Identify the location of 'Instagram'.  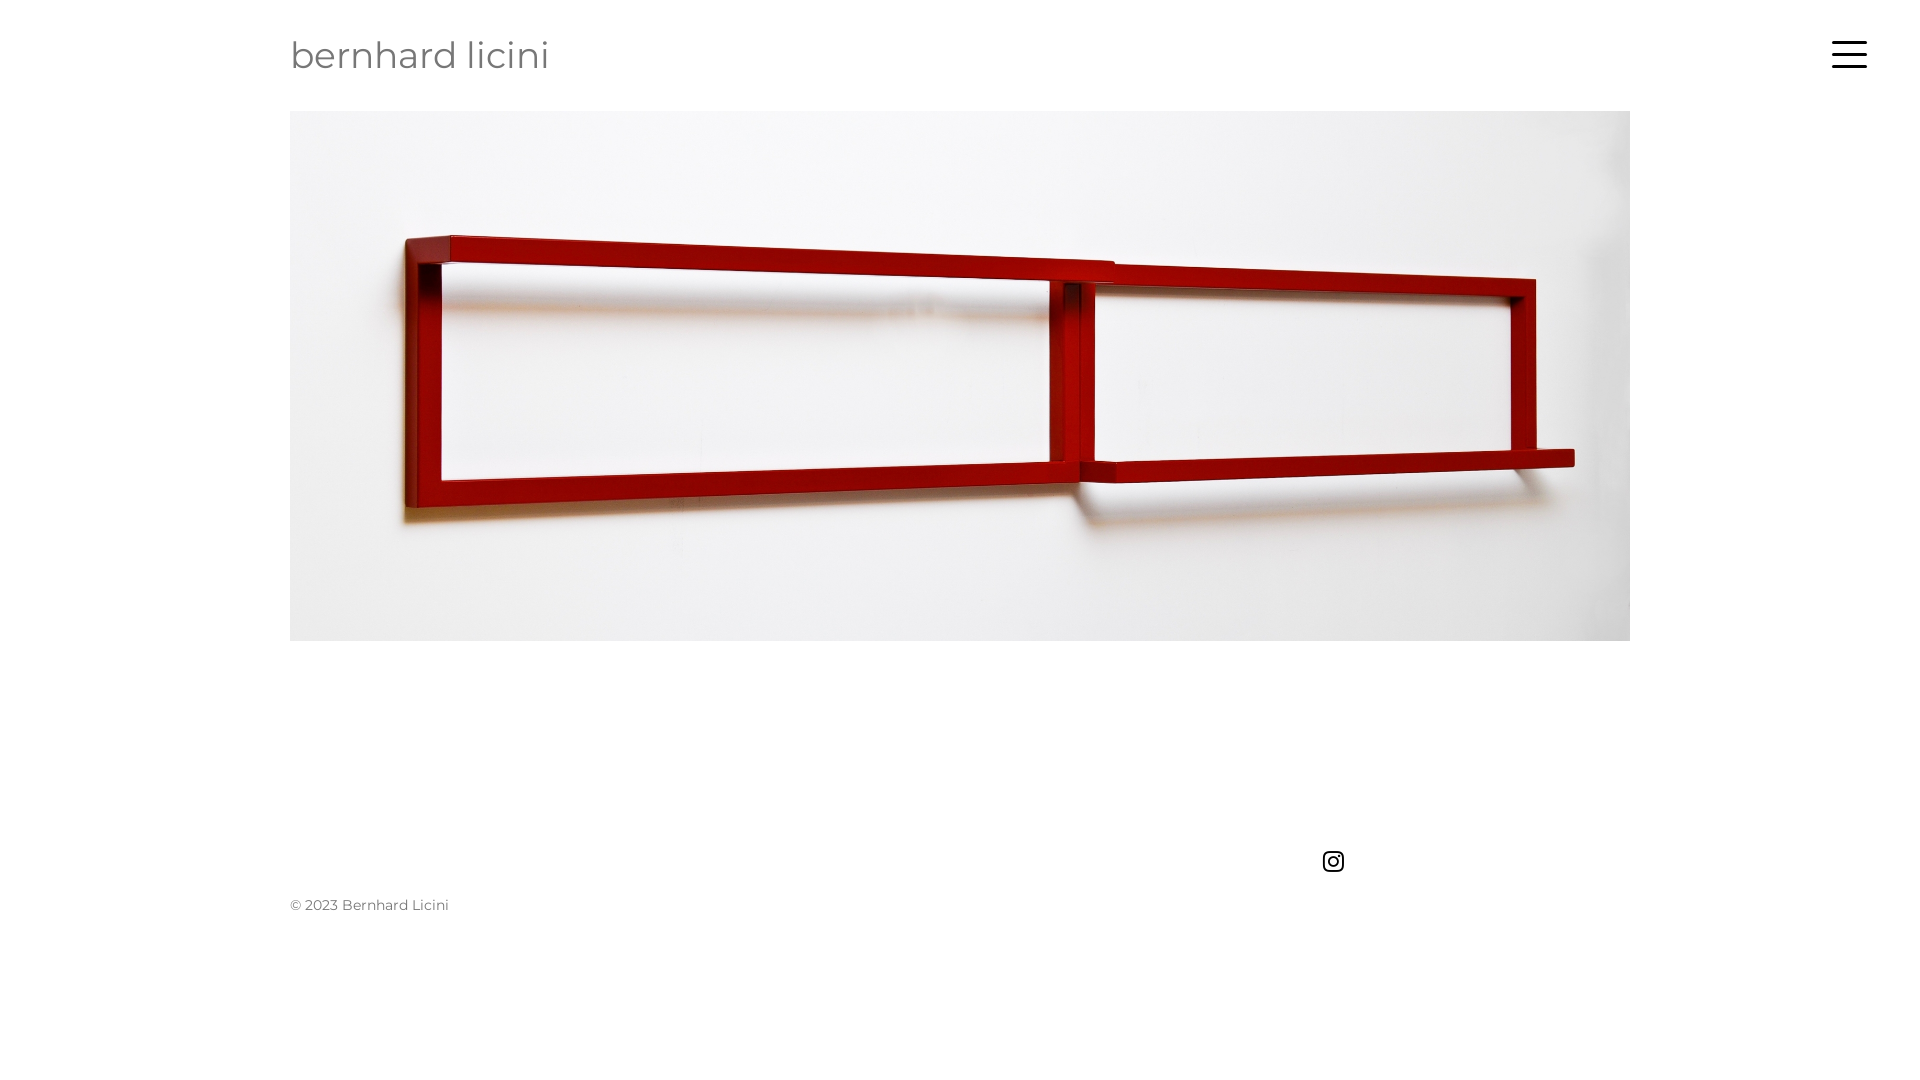
(1332, 859).